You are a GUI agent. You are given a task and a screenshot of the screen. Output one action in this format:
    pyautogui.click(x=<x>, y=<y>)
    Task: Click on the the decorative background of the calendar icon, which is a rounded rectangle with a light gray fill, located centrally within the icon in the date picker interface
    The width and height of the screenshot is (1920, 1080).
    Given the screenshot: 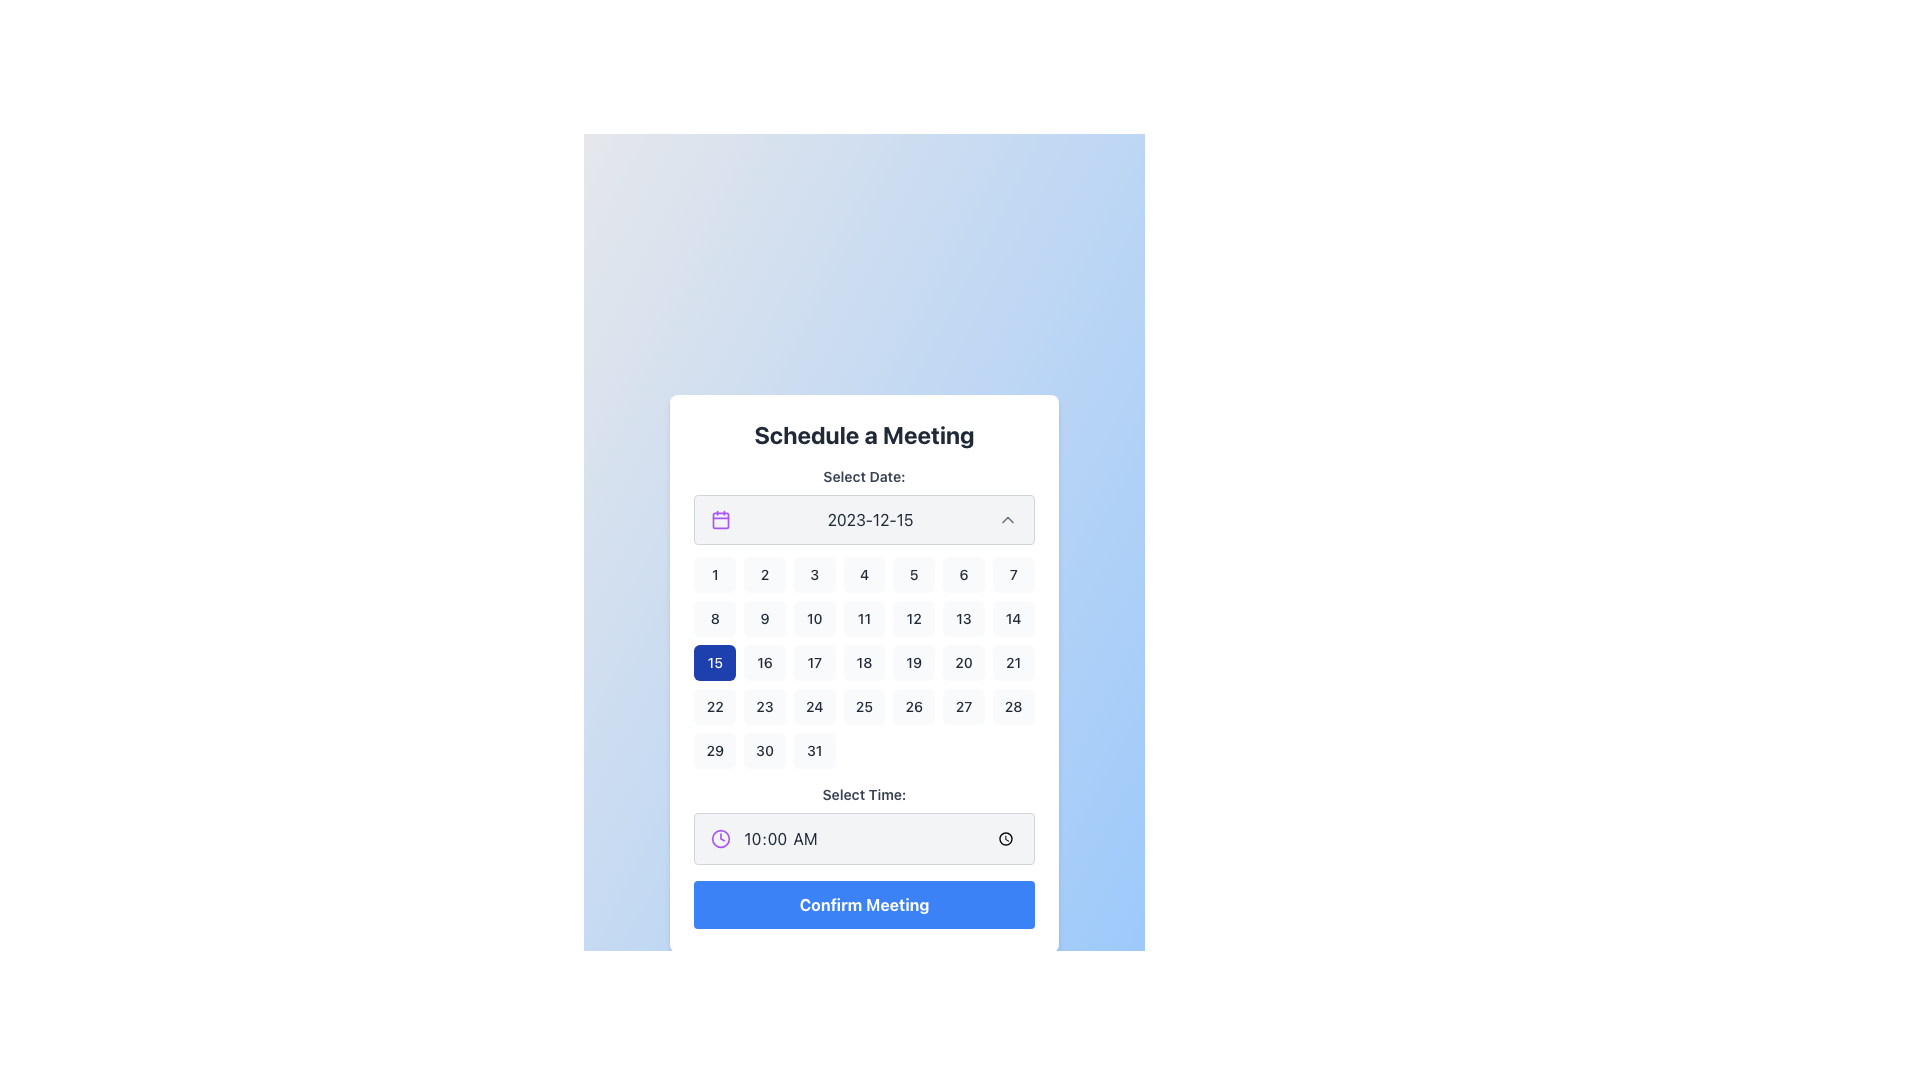 What is the action you would take?
    pyautogui.click(x=720, y=519)
    